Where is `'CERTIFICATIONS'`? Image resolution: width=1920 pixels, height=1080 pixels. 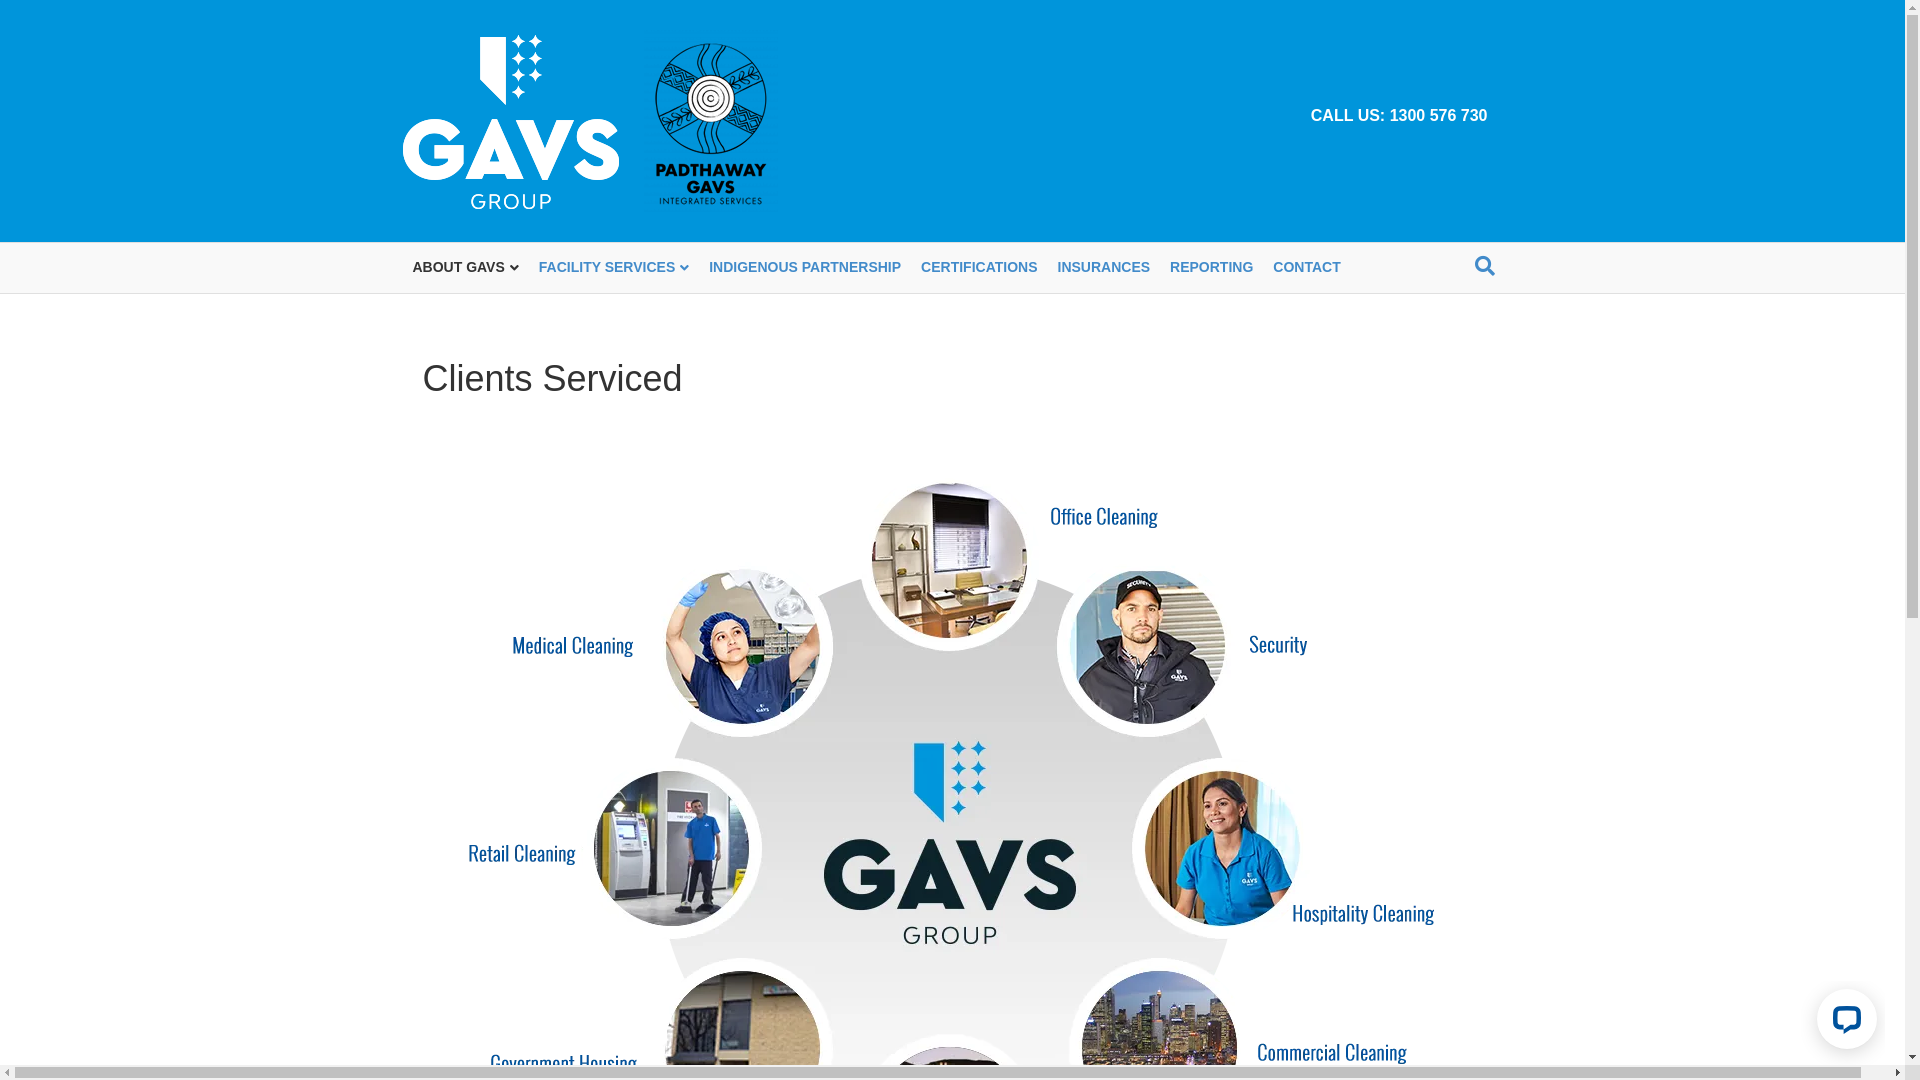 'CERTIFICATIONS' is located at coordinates (979, 266).